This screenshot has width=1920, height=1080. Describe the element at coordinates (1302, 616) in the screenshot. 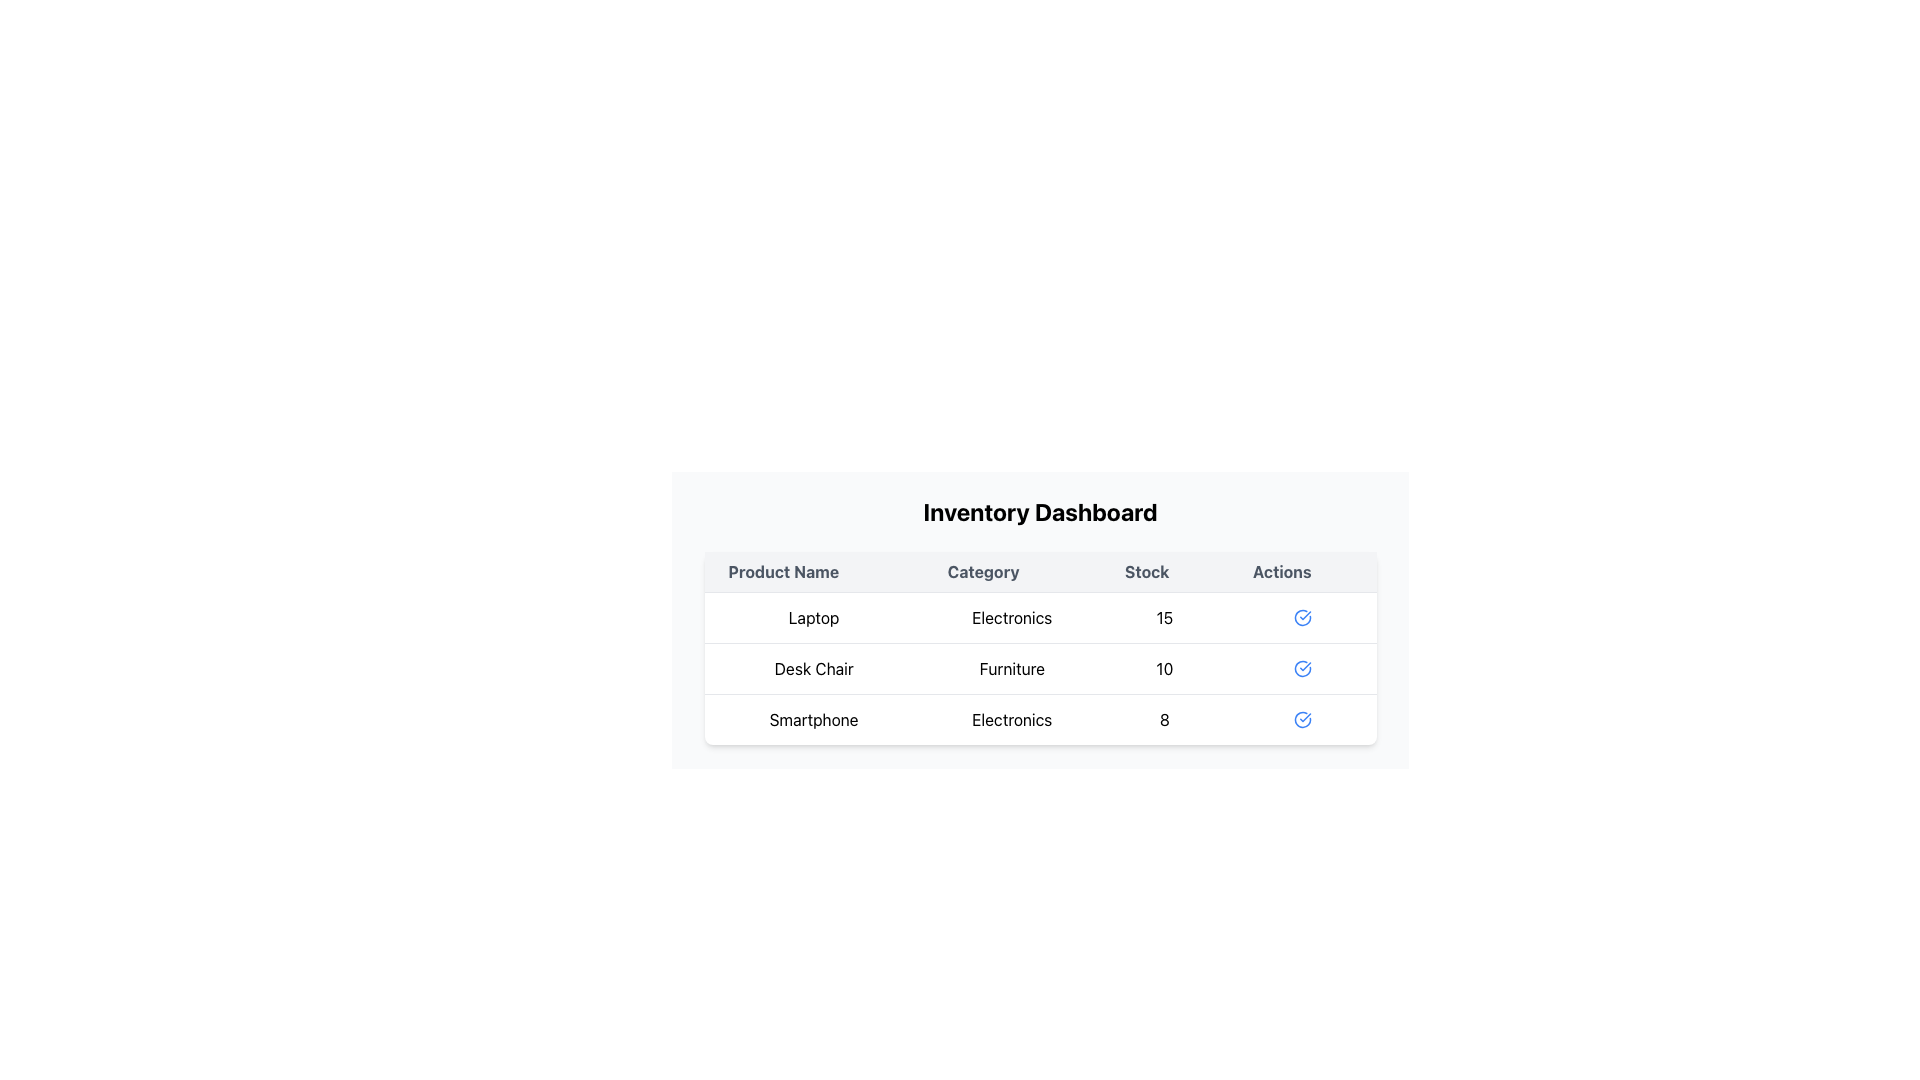

I see `the circular graphical button/icon located in the 'Actions' column of the topmost row in the table` at that location.